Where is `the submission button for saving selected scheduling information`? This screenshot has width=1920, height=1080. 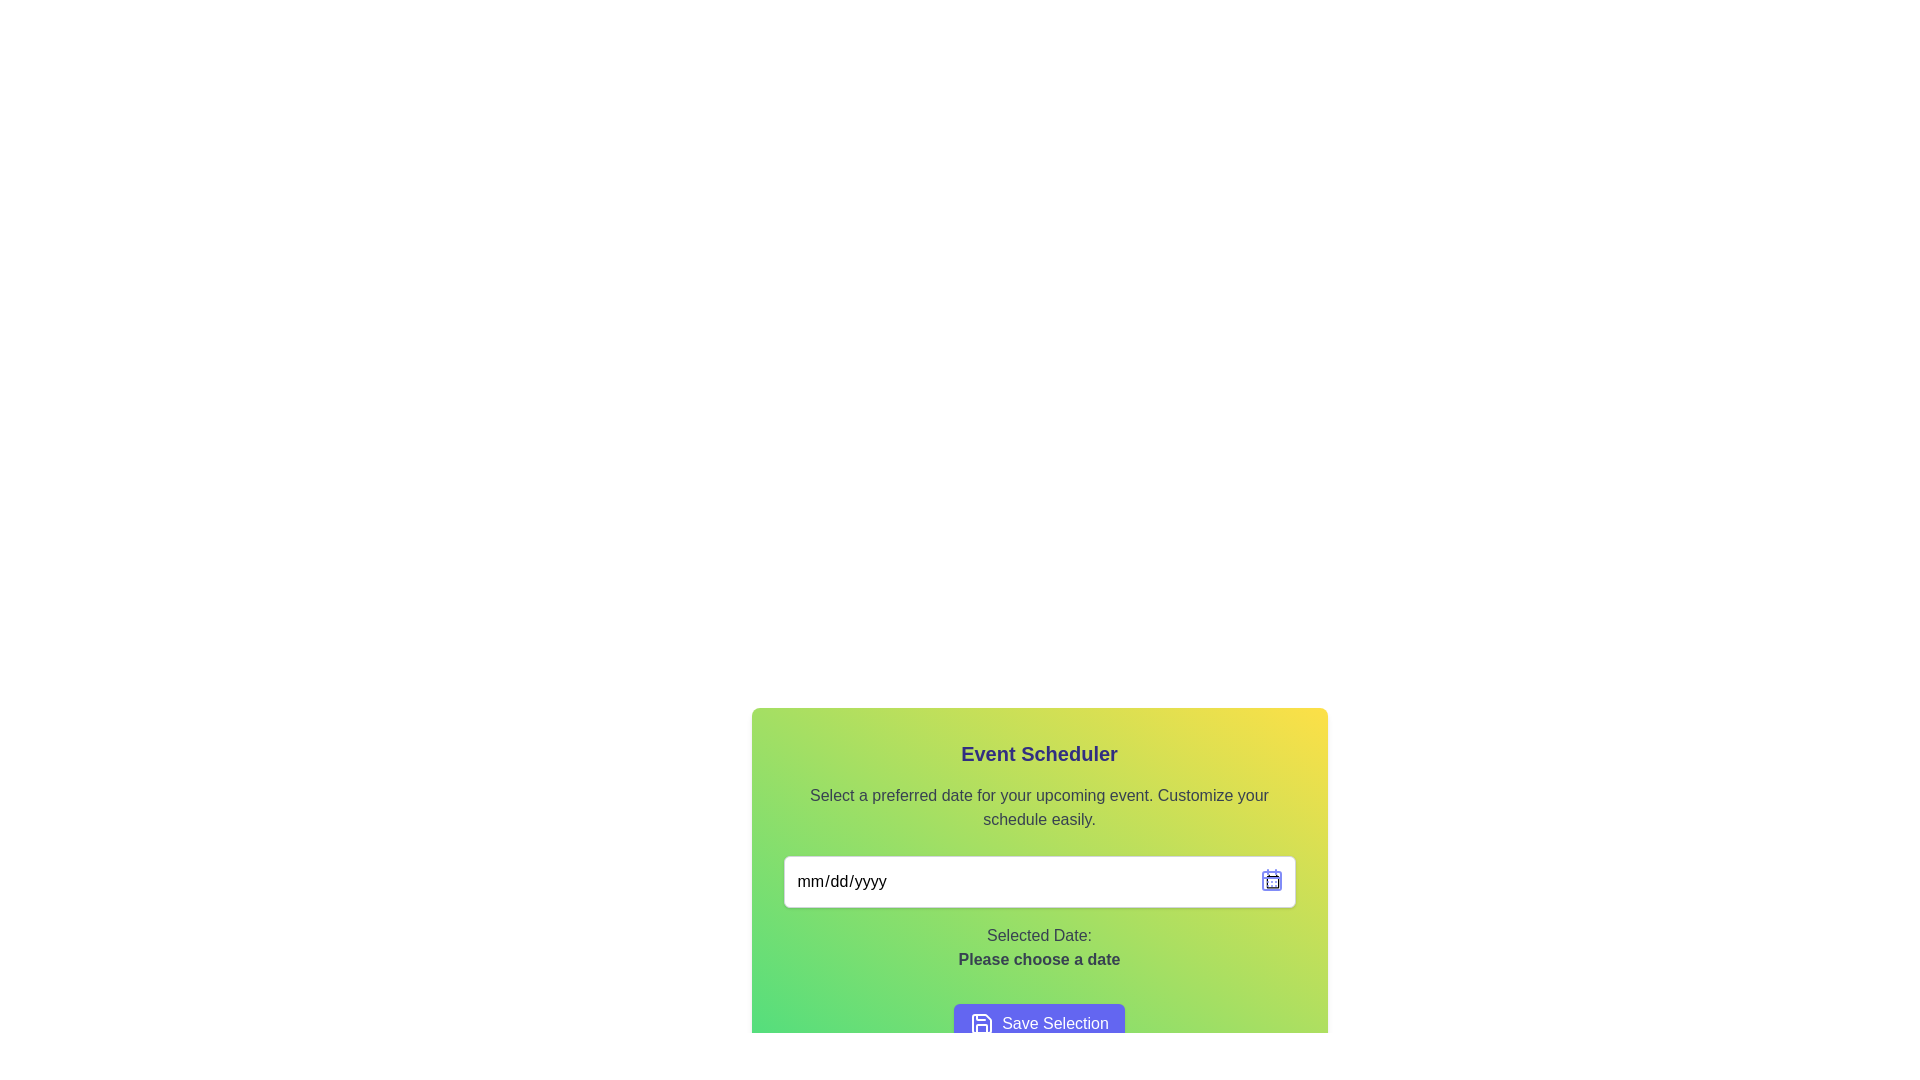
the submission button for saving selected scheduling information is located at coordinates (1039, 1023).